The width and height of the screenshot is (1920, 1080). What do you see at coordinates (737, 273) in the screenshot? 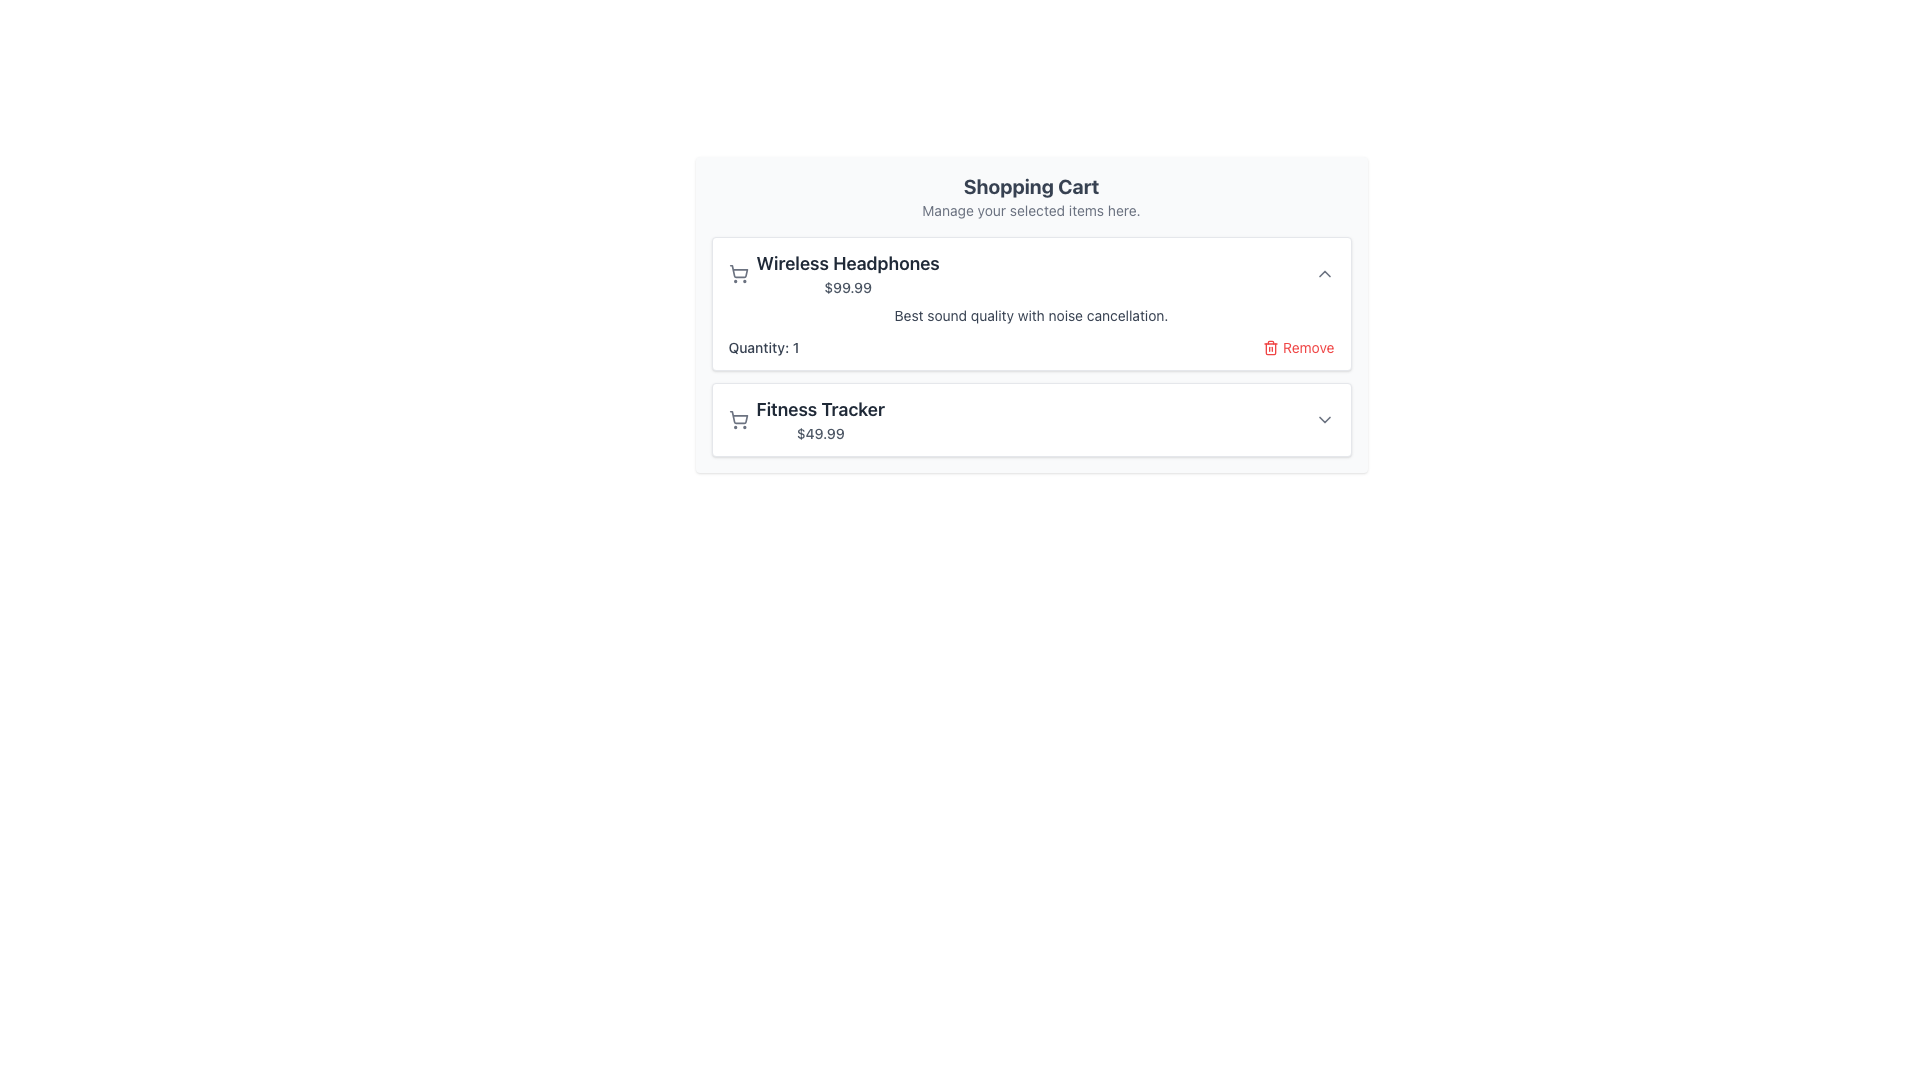
I see `the shopping cart icon, which is a minimalist linear design located to the left of the text 'Wireless Headphones' and aligned with the top of the text block` at bounding box center [737, 273].